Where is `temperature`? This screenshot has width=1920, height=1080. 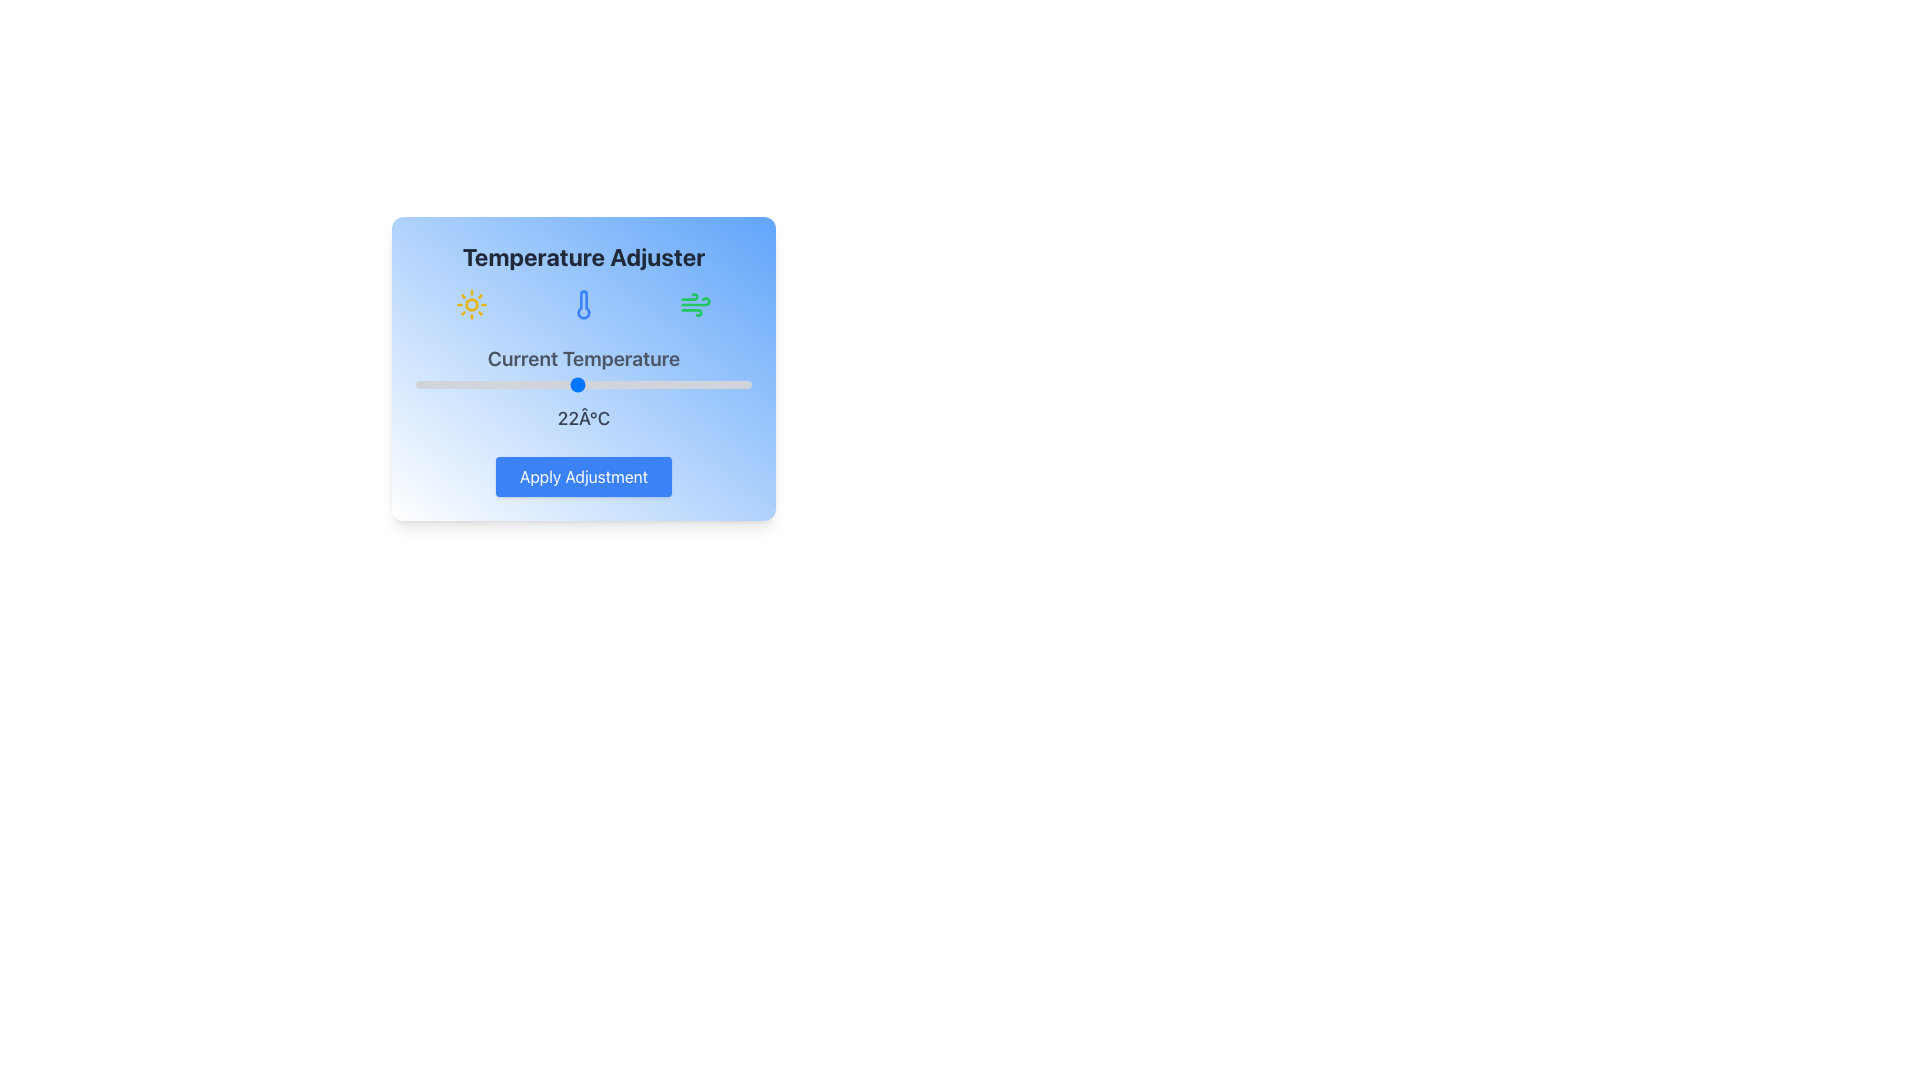 temperature is located at coordinates (589, 385).